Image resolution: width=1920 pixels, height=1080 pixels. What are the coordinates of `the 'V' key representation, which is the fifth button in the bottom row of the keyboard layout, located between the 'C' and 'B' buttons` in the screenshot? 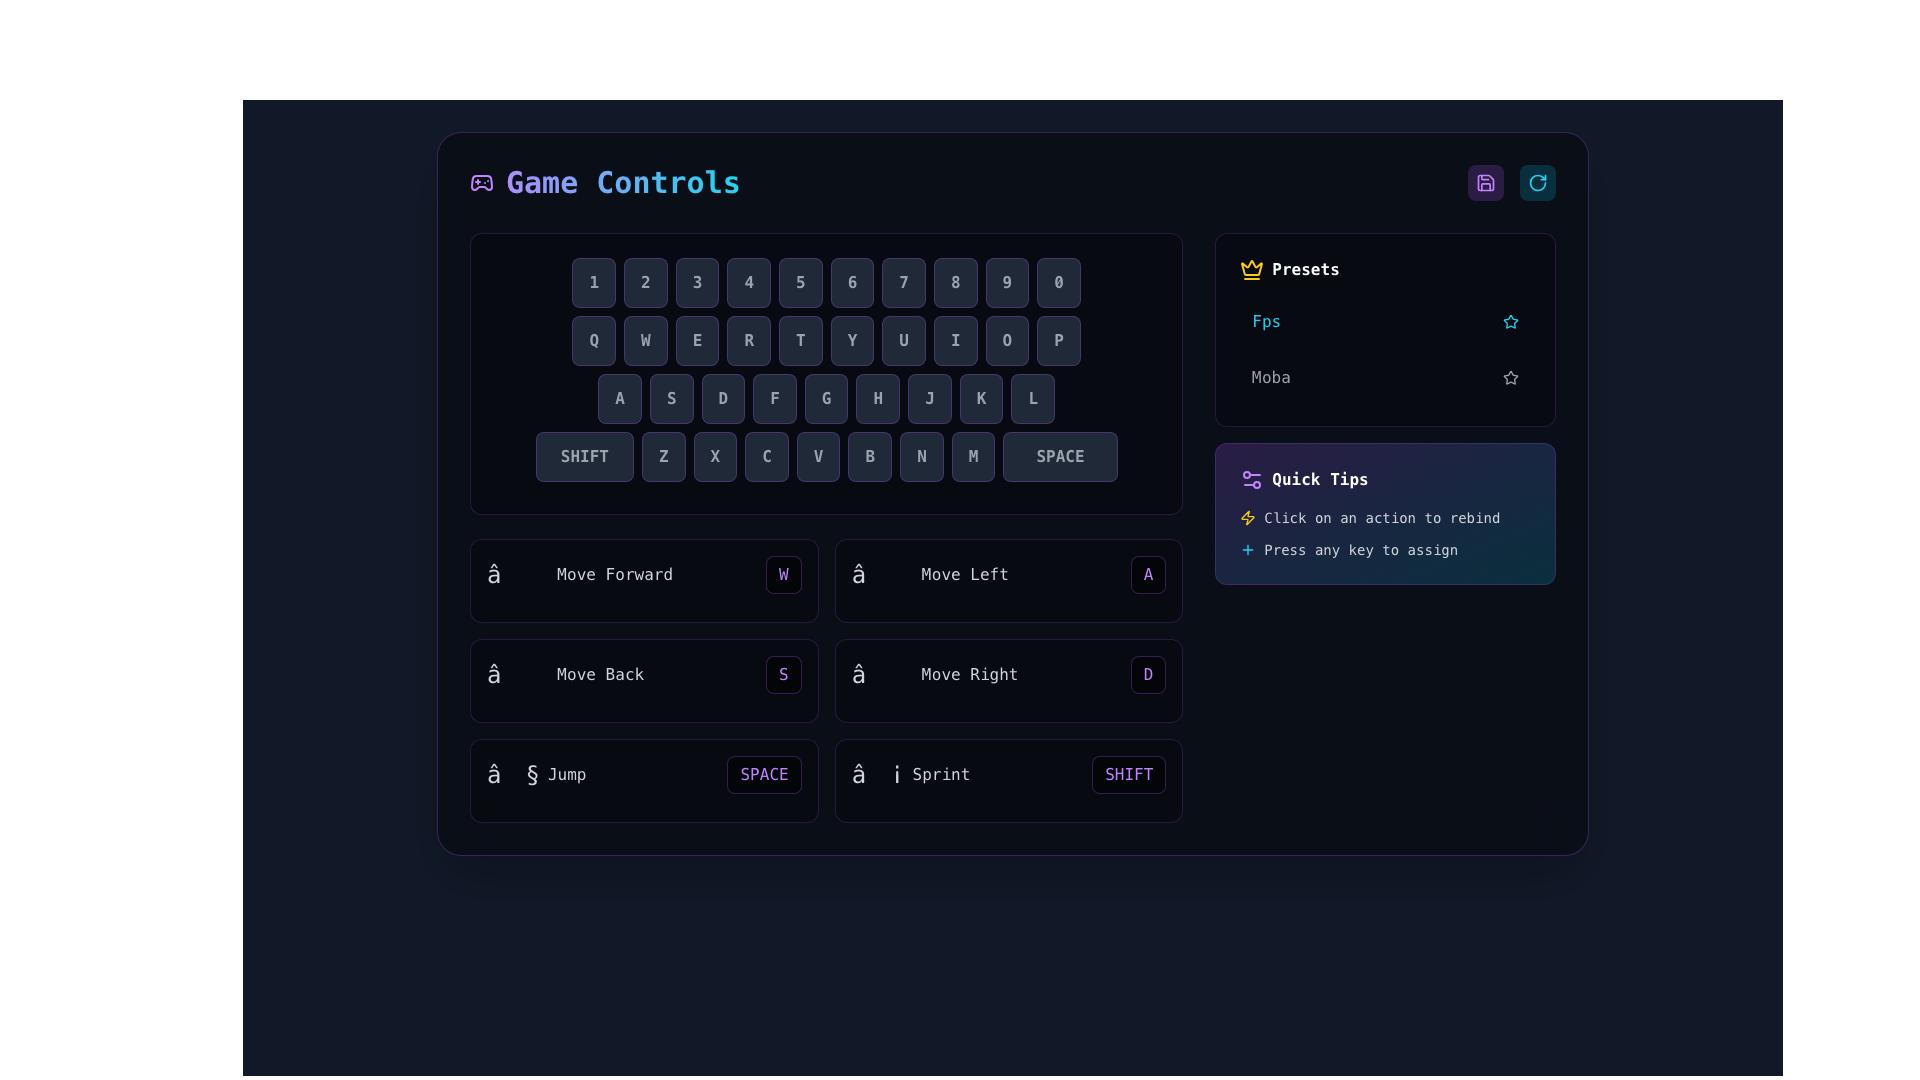 It's located at (818, 456).